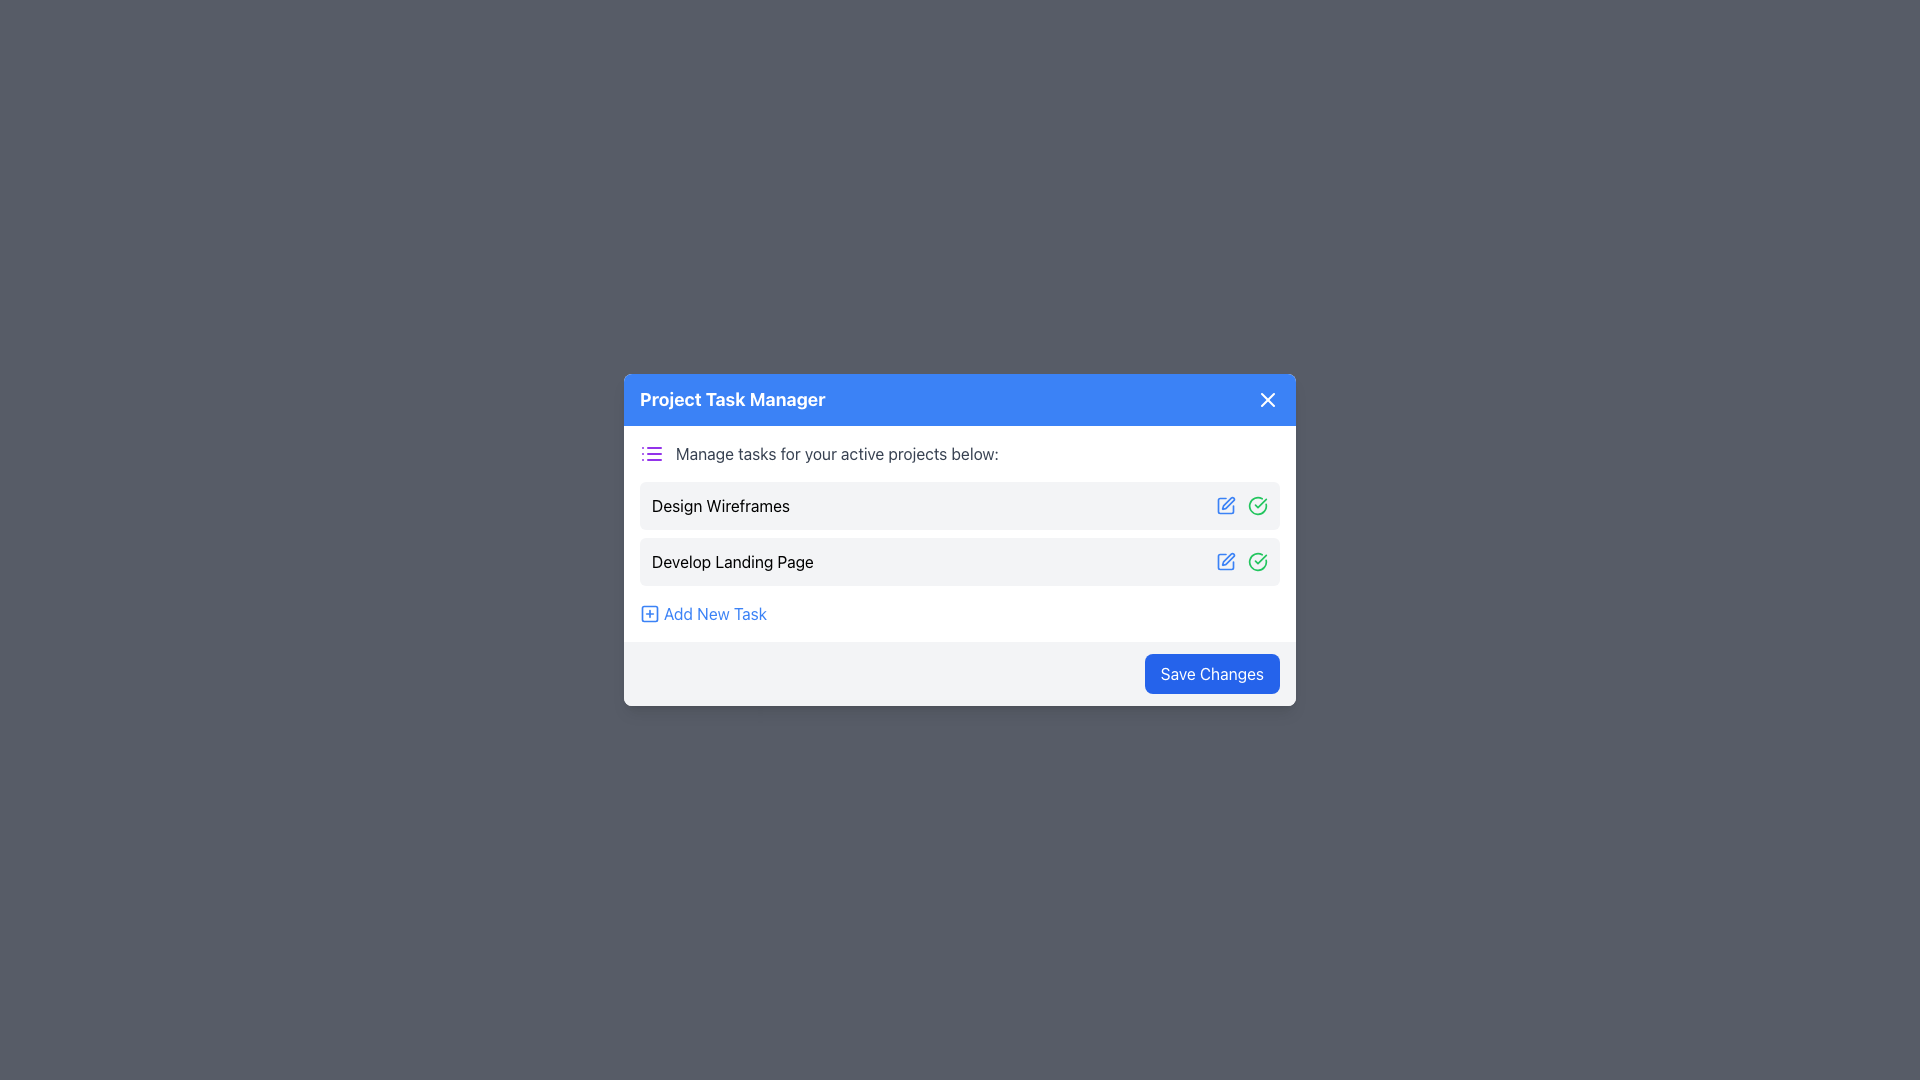  Describe the element at coordinates (649, 612) in the screenshot. I see `the background rectangle of the SVG icon located to the right of the task name in the task list` at that location.